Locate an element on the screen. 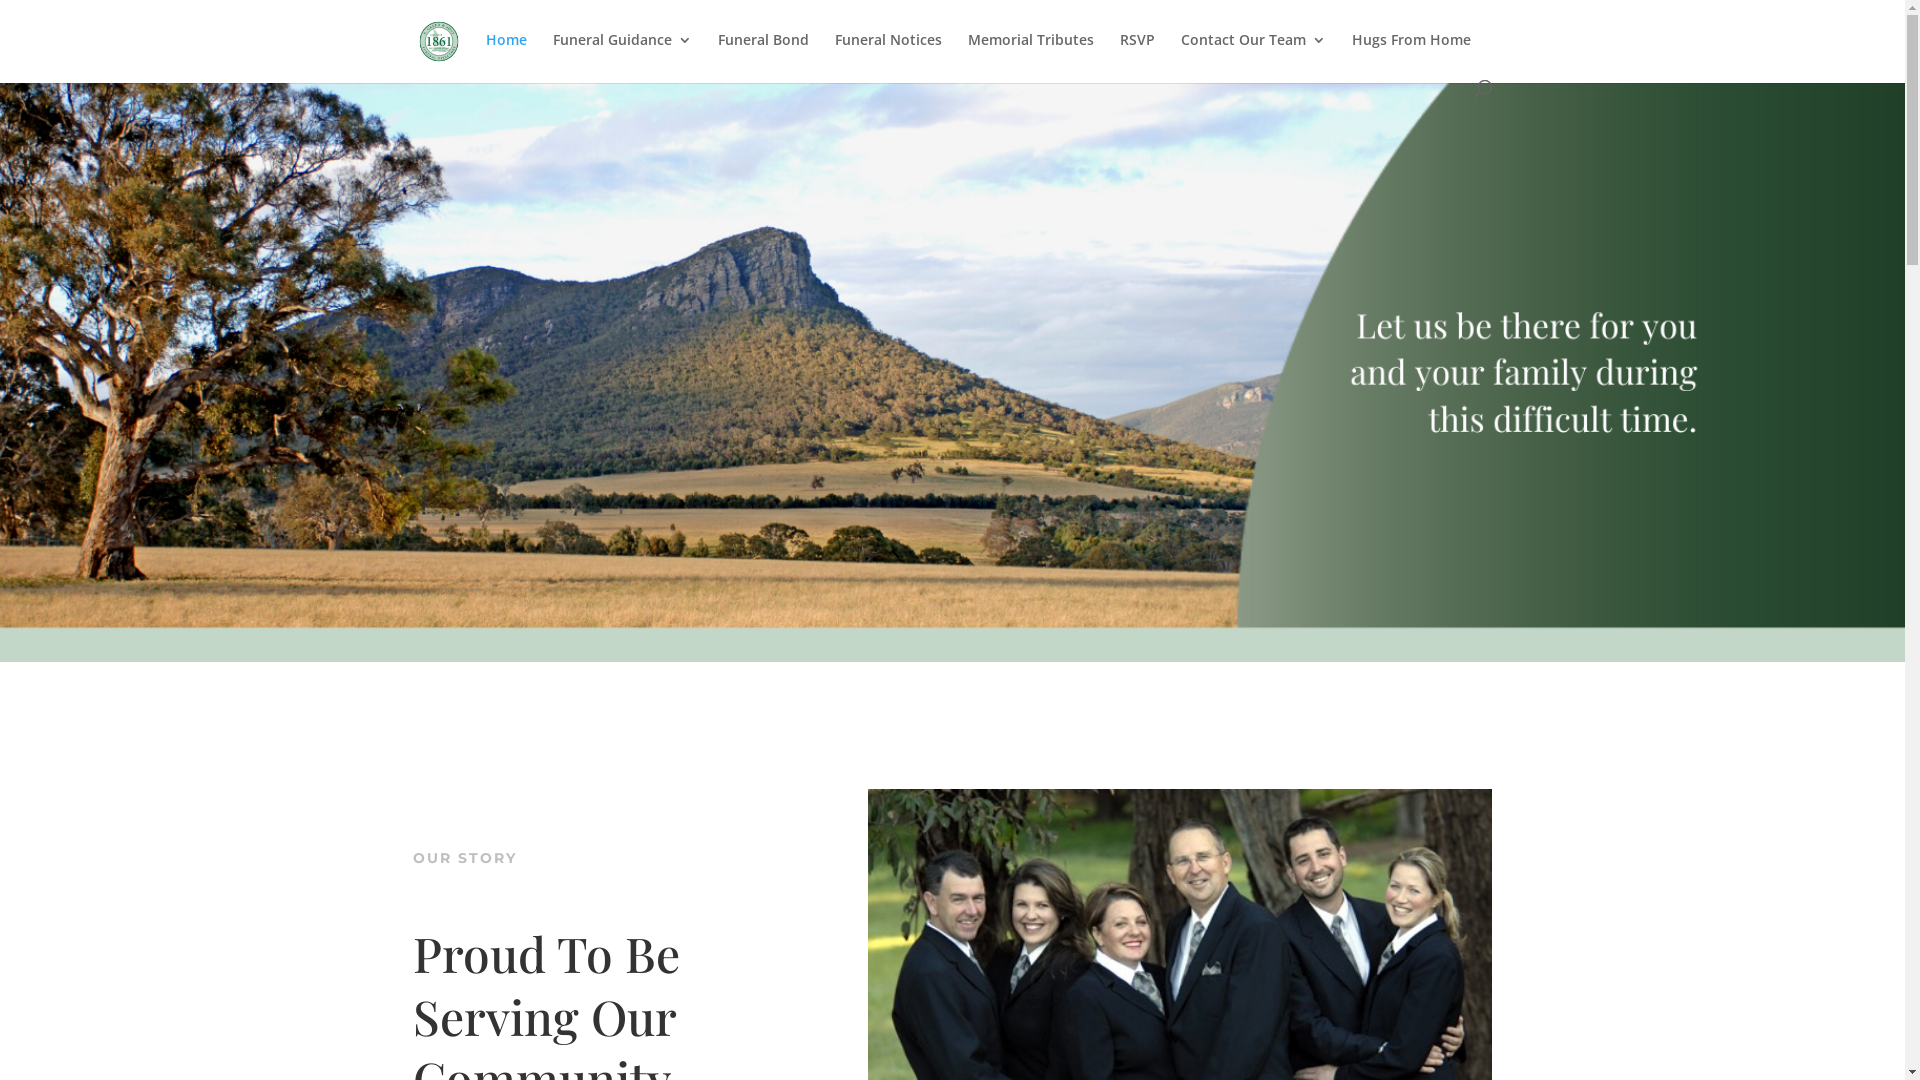  'Hugs From Home' is located at coordinates (1410, 55).